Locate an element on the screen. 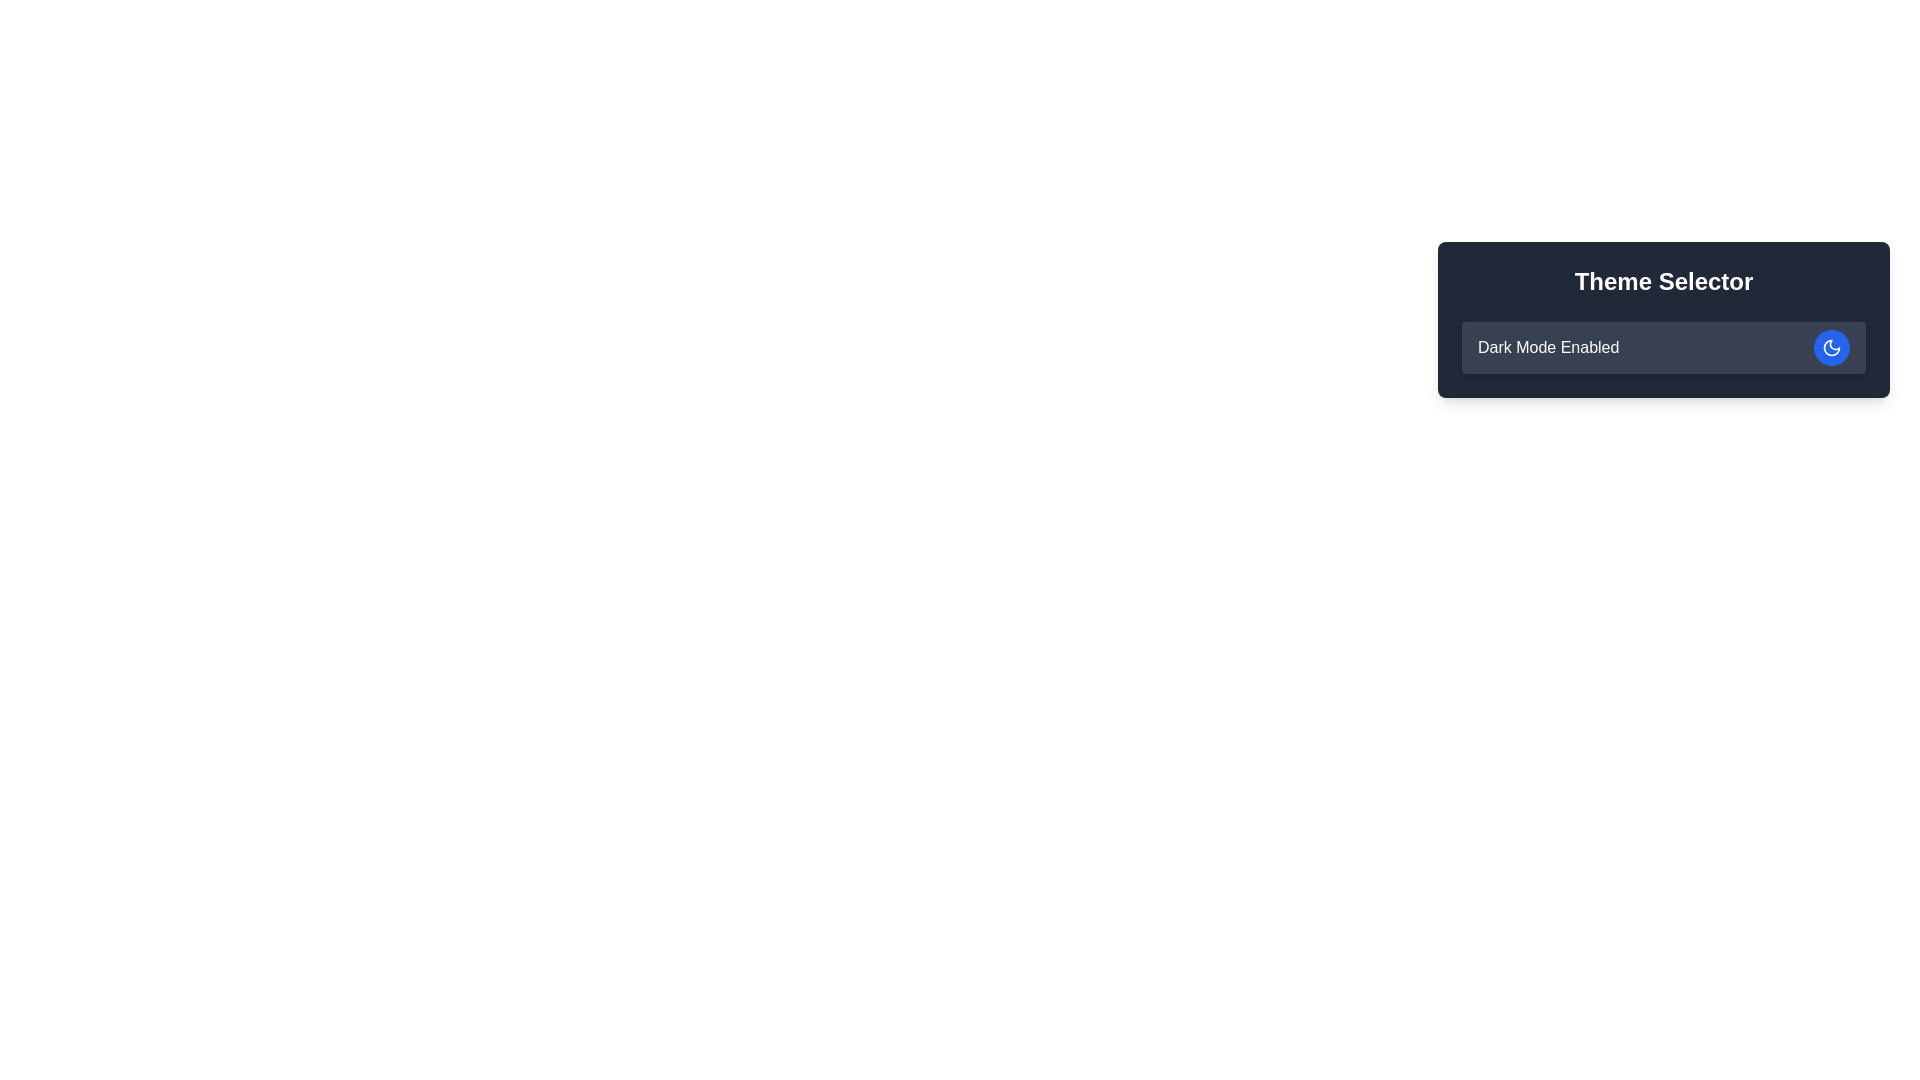  the crescent moon icon located within the theme selector interface, adjacent to the 'Dark Mode Enabled' button is located at coordinates (1832, 346).